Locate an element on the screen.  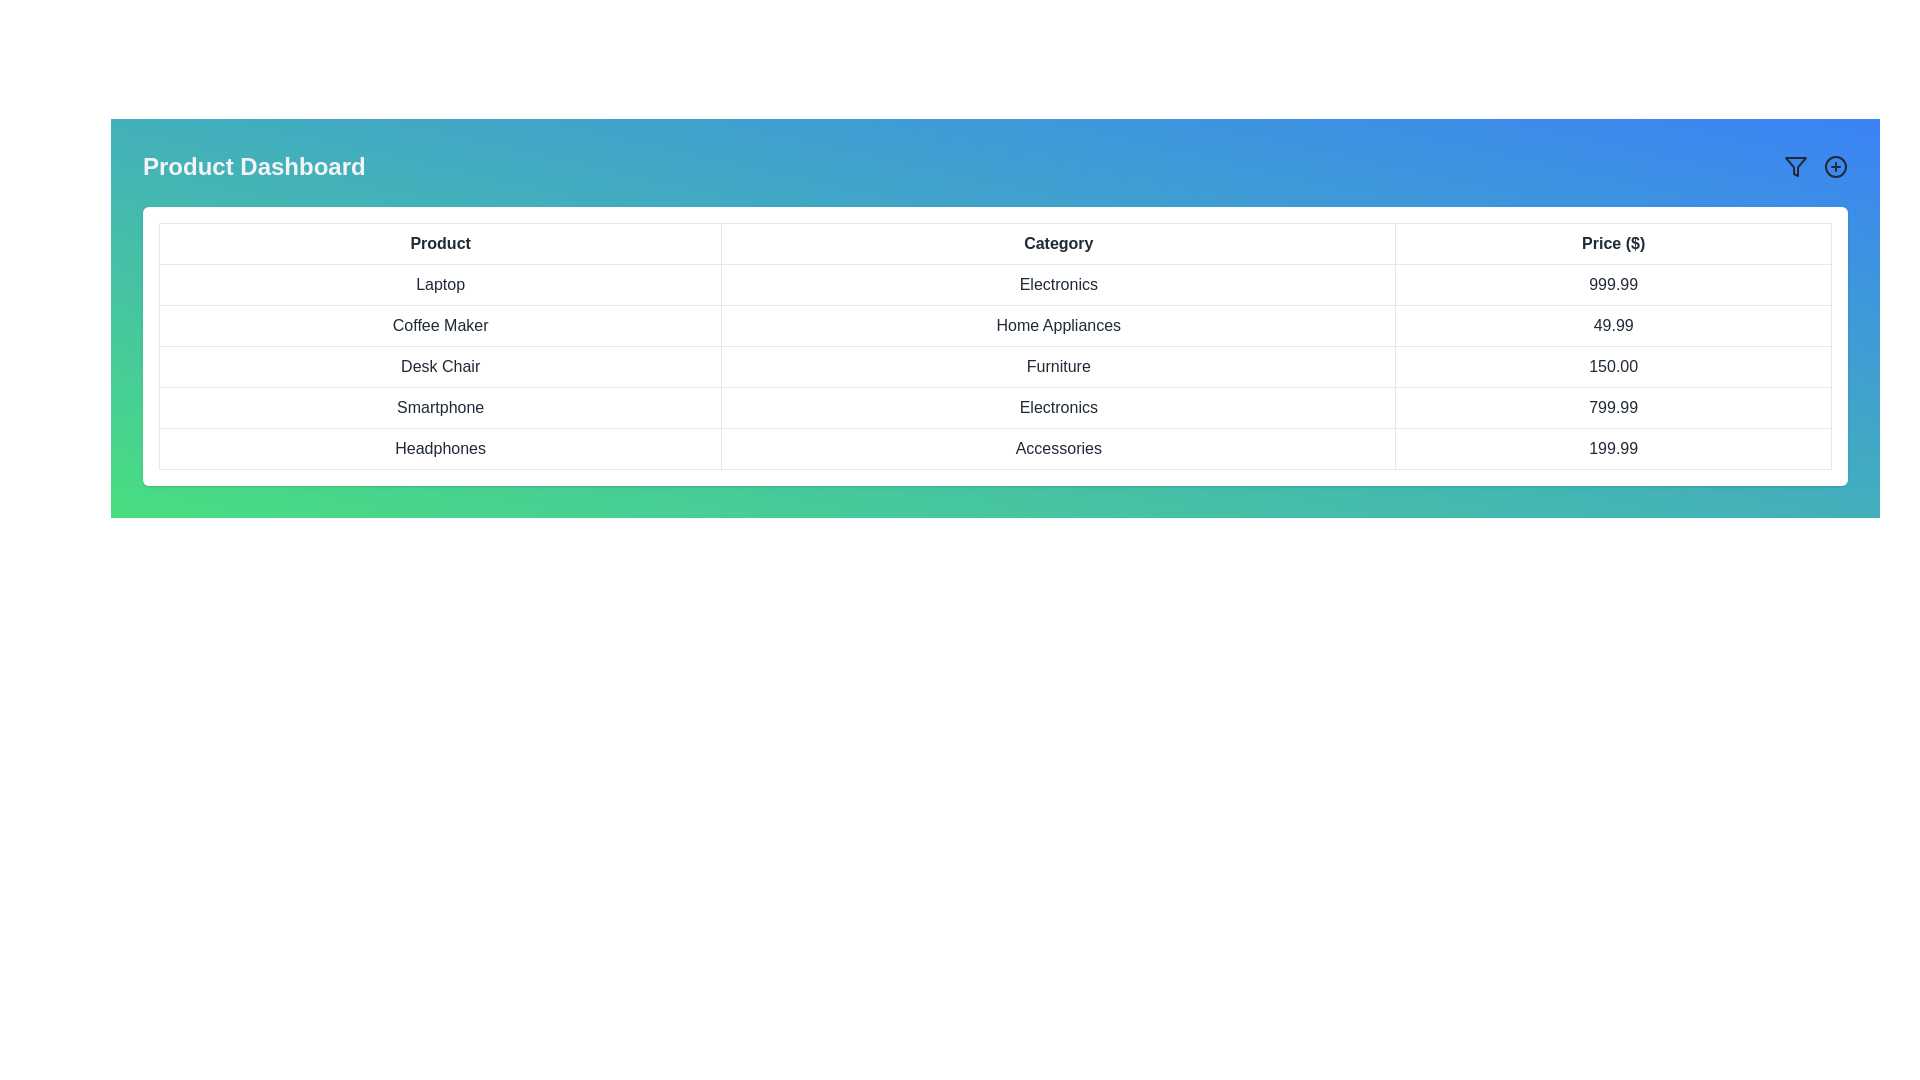
the table header labeled 'Price ($)' which is the third column header in the table is located at coordinates (1613, 242).